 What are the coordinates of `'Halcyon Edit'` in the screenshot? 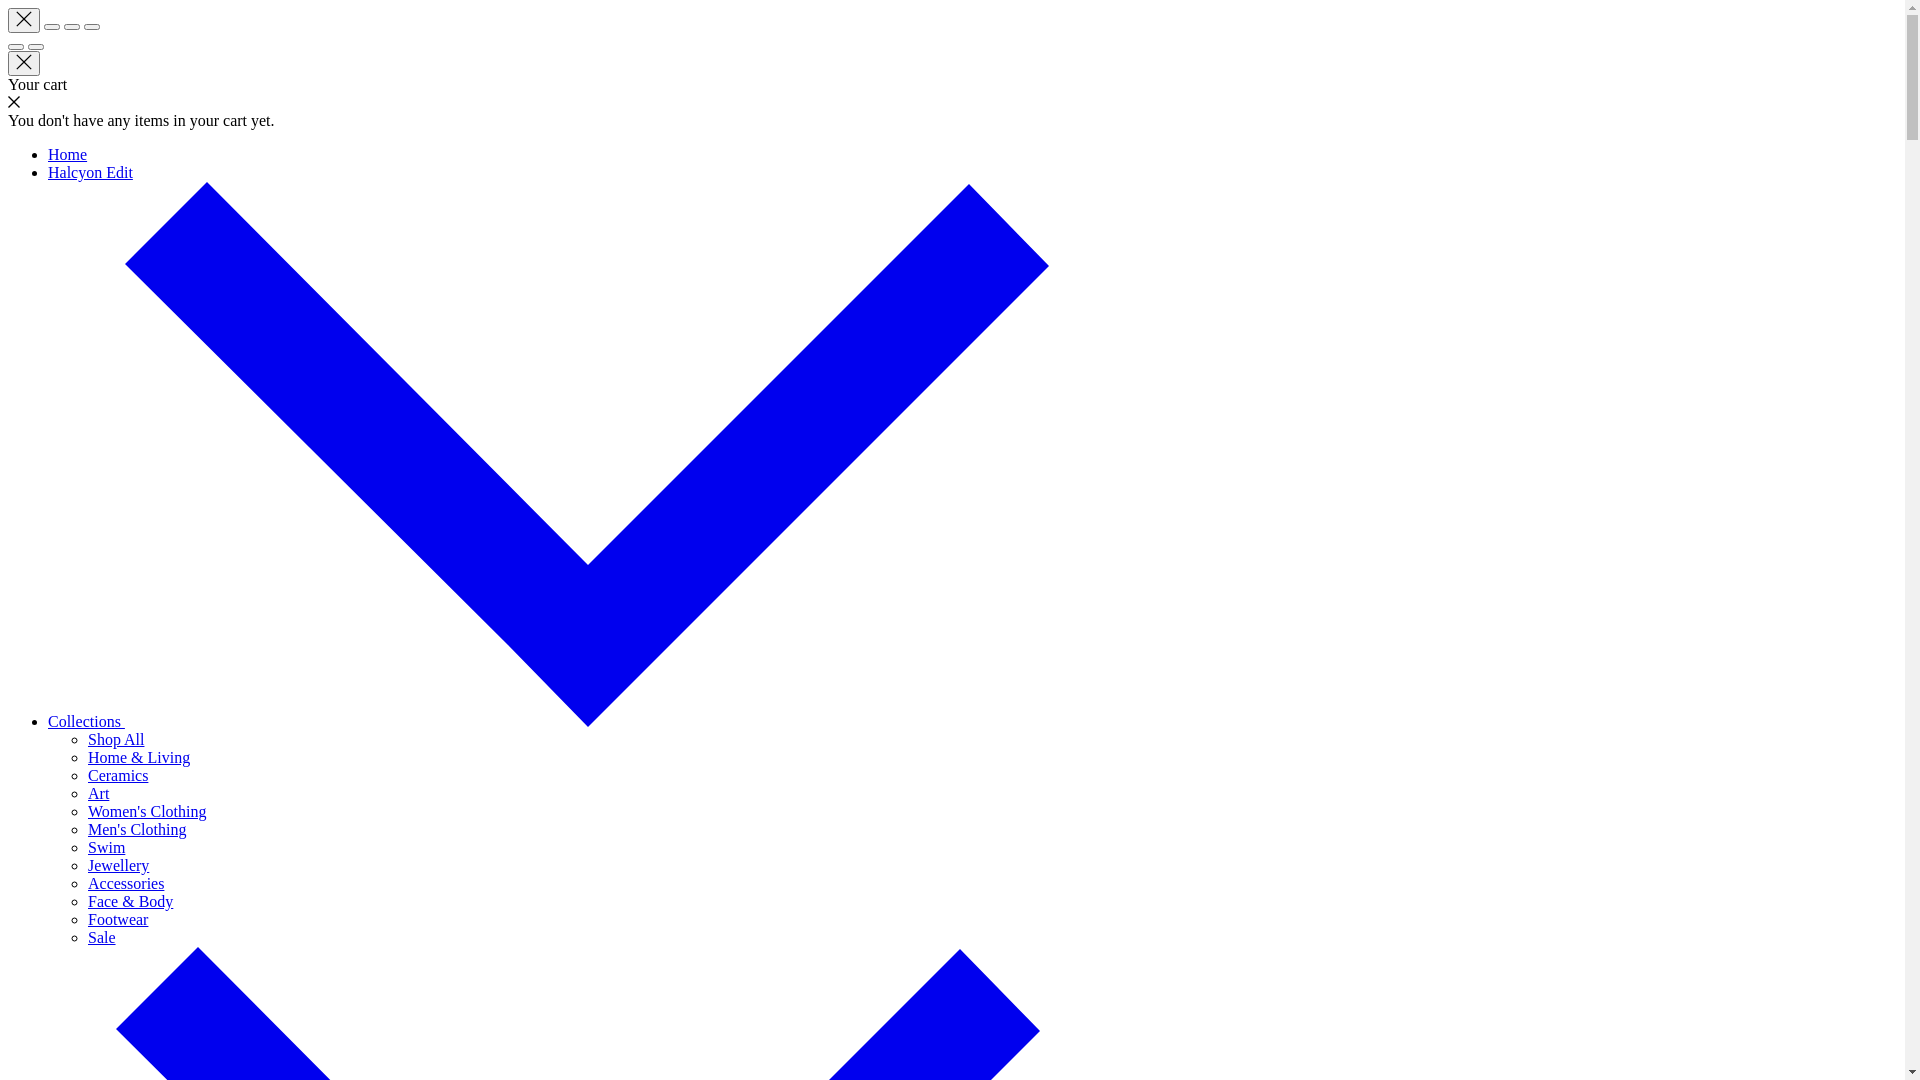 It's located at (89, 171).